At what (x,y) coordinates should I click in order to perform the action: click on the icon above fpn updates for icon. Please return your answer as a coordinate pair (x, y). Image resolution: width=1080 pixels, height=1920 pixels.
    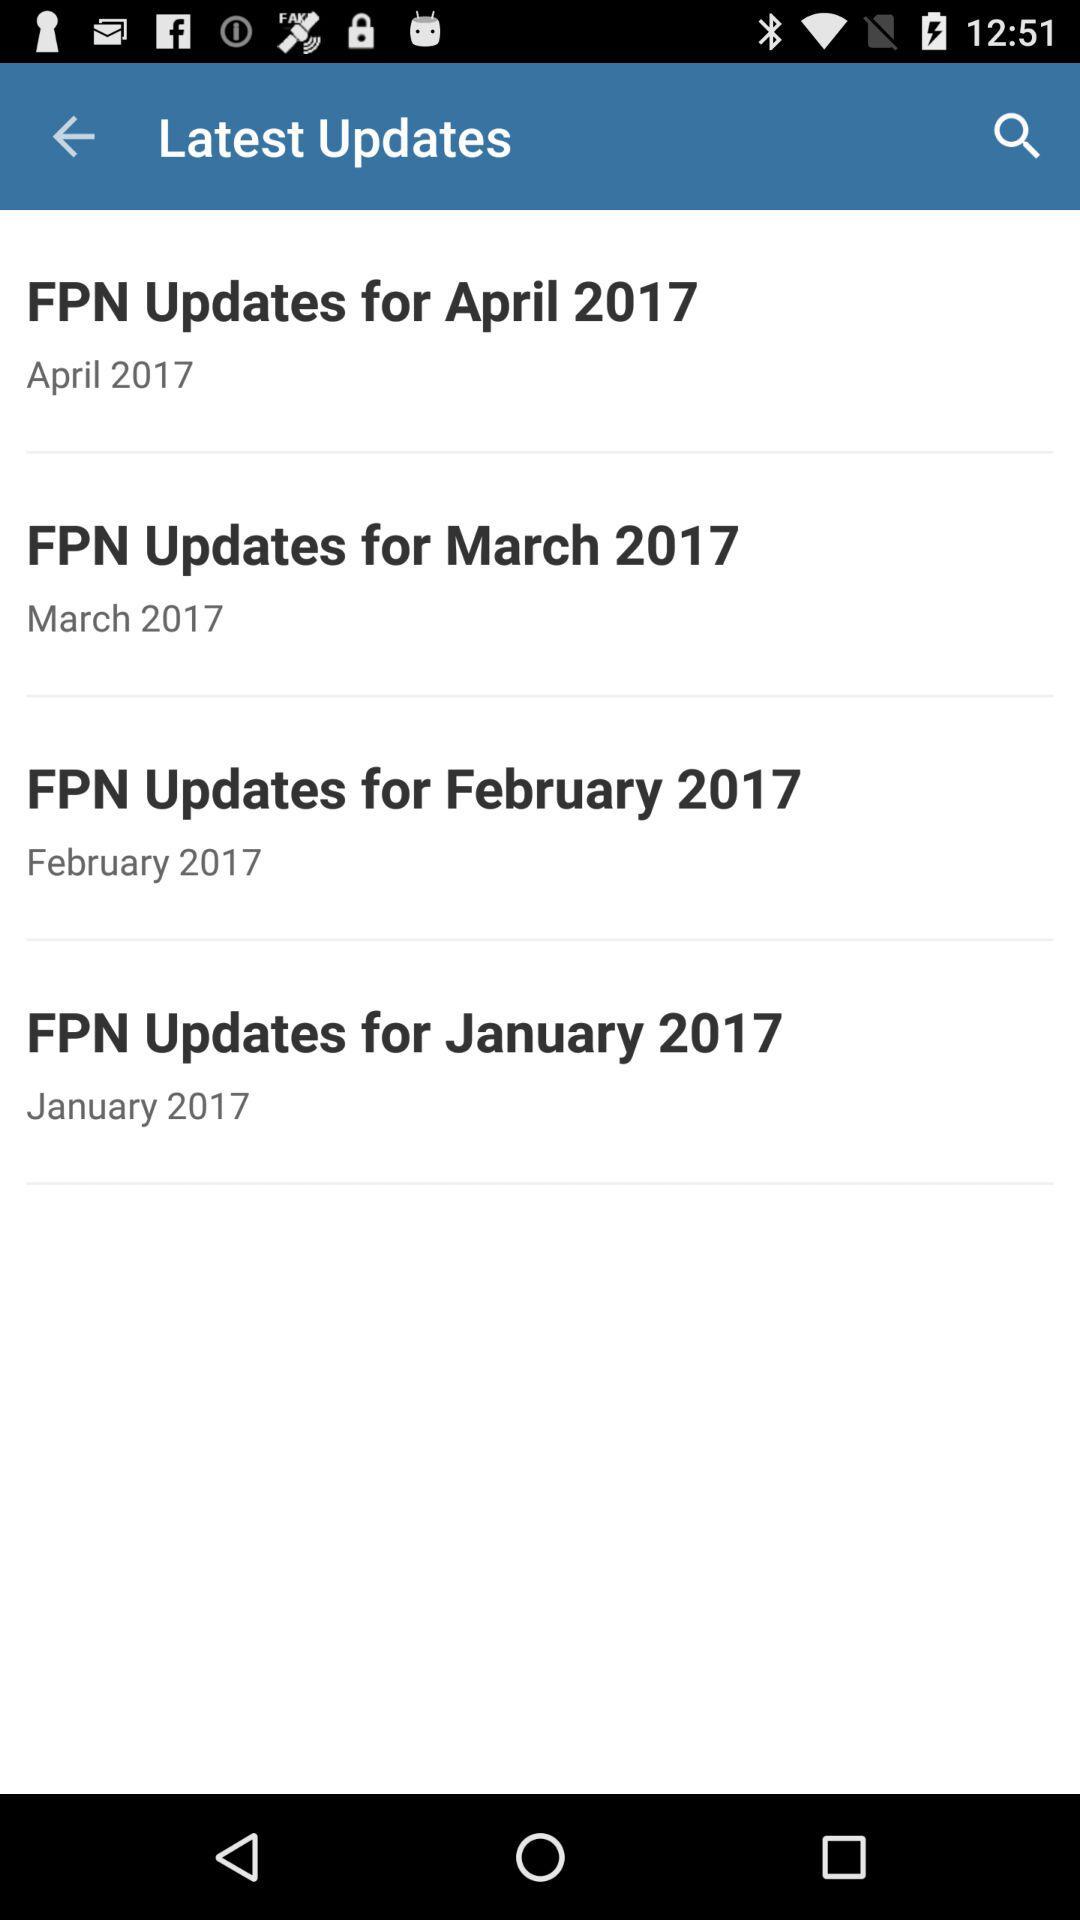
    Looking at the image, I should click on (1017, 135).